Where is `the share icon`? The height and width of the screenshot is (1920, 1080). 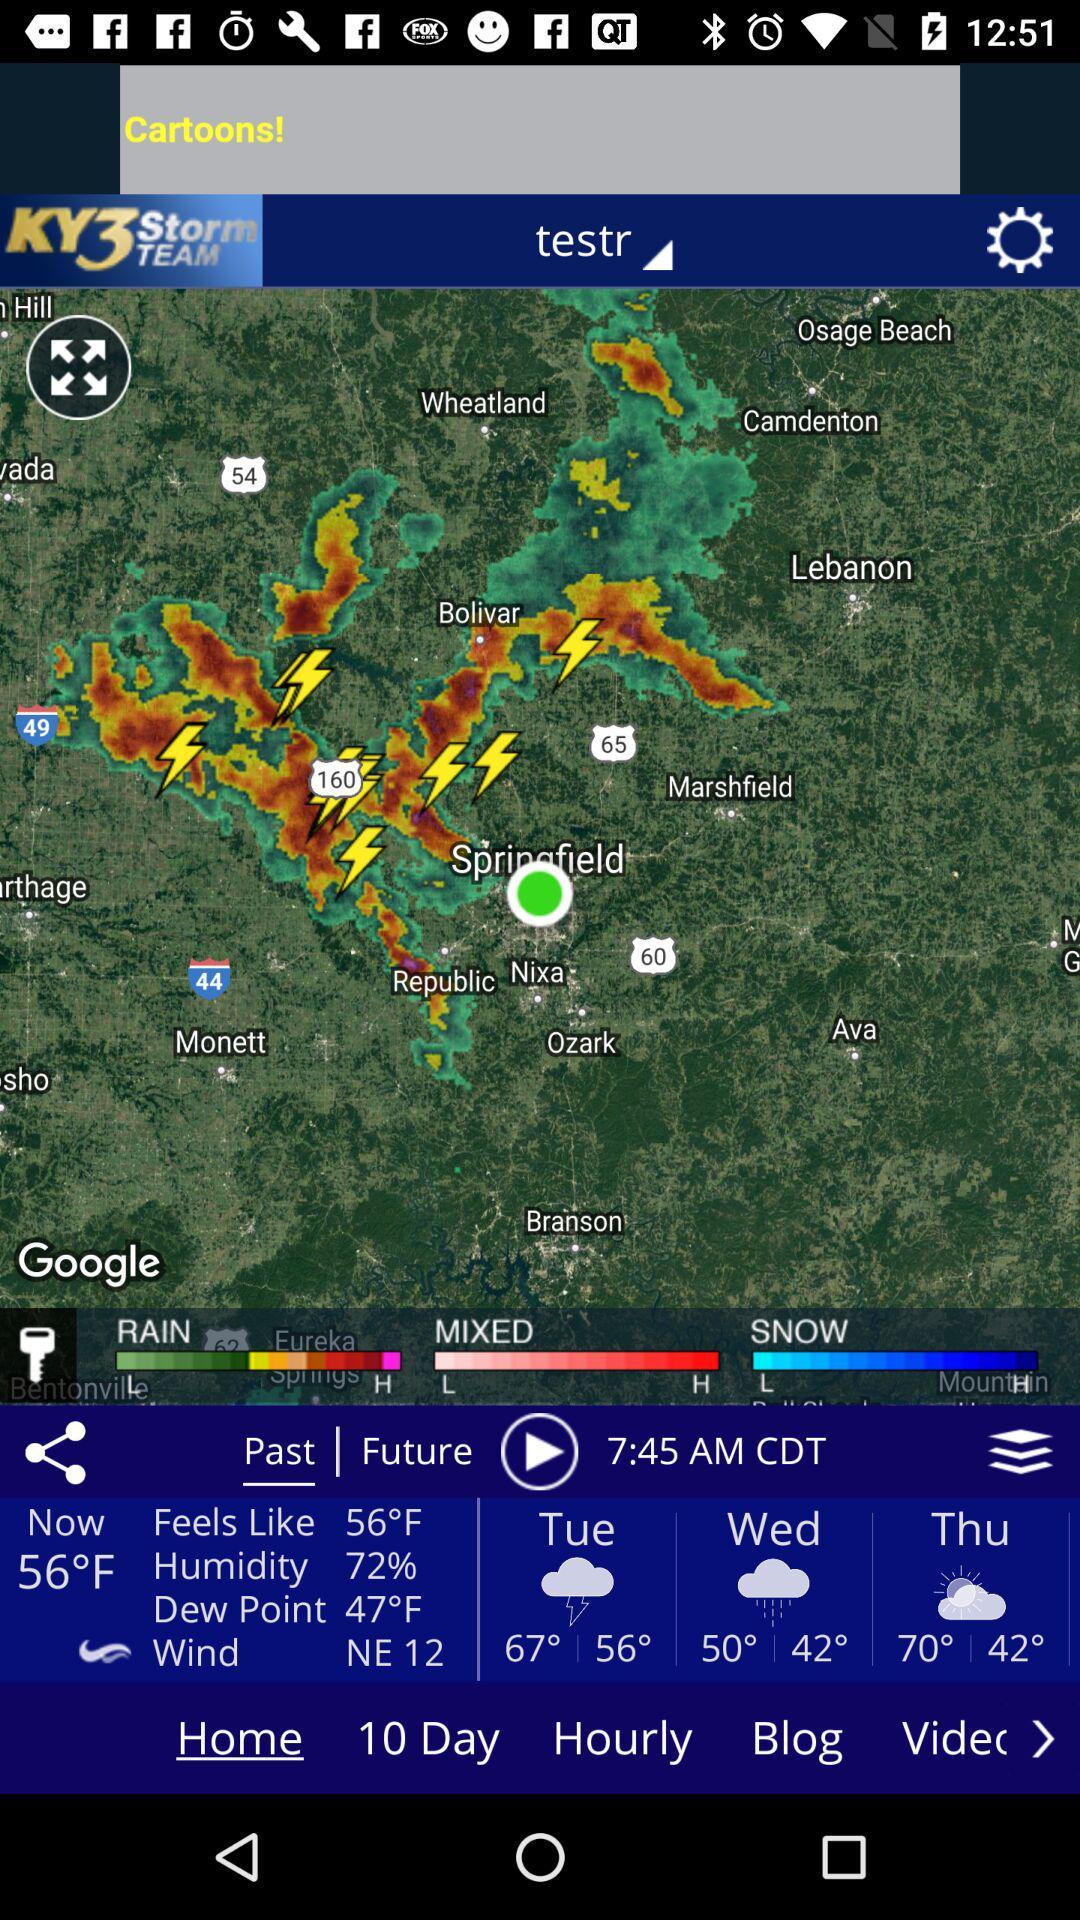
the share icon is located at coordinates (58, 1451).